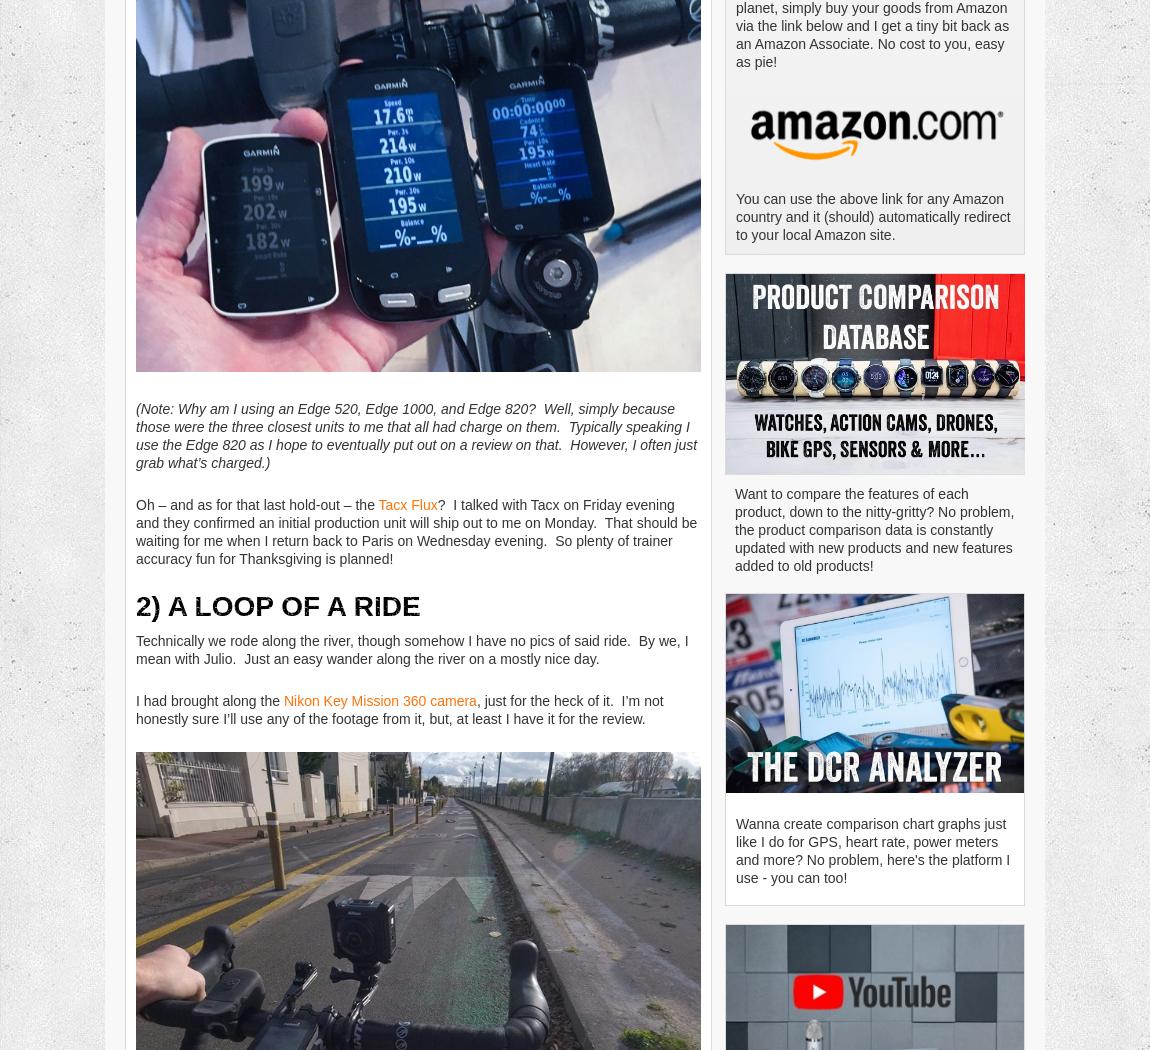 The width and height of the screenshot is (1150, 1050). Describe the element at coordinates (872, 216) in the screenshot. I see `'You can use the above link for any Amazon country and it (should) automatically redirect to your local Amazon site.'` at that location.